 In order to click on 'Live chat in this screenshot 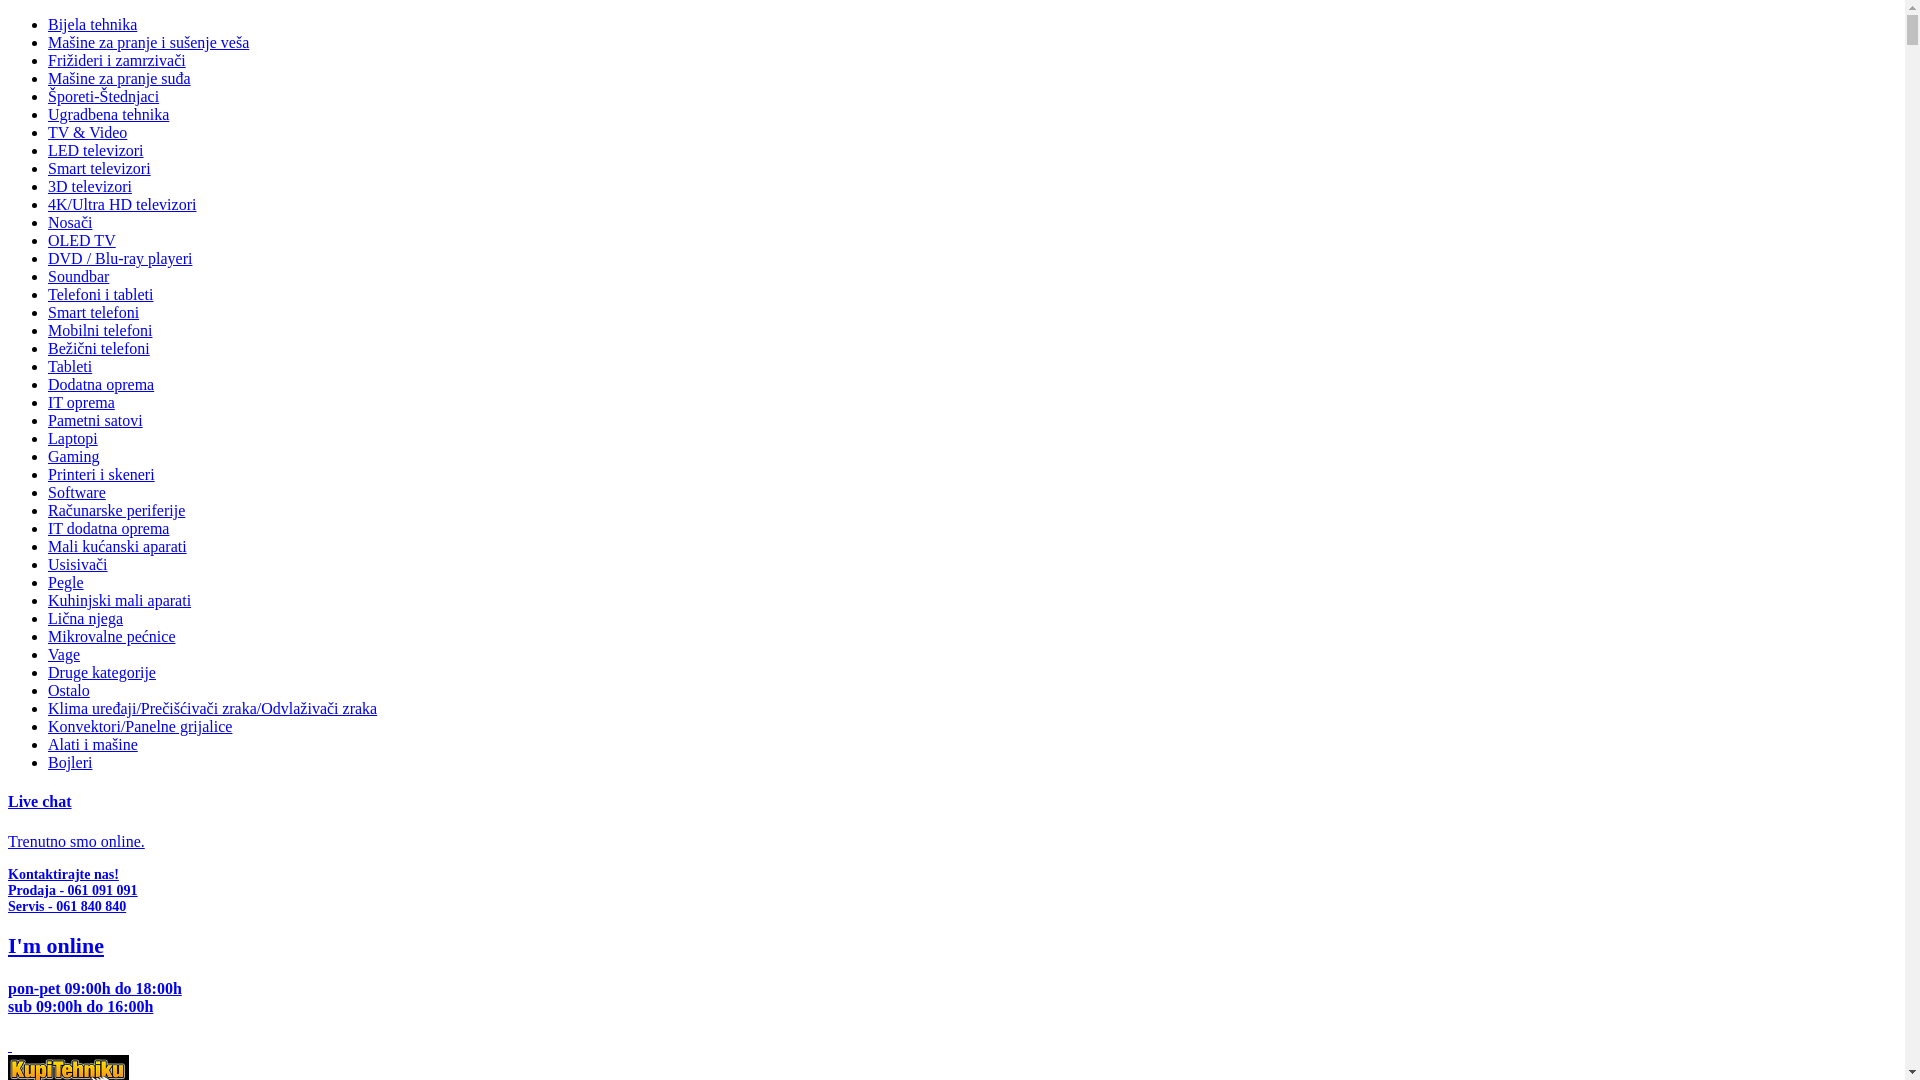, I will do `click(8, 821)`.